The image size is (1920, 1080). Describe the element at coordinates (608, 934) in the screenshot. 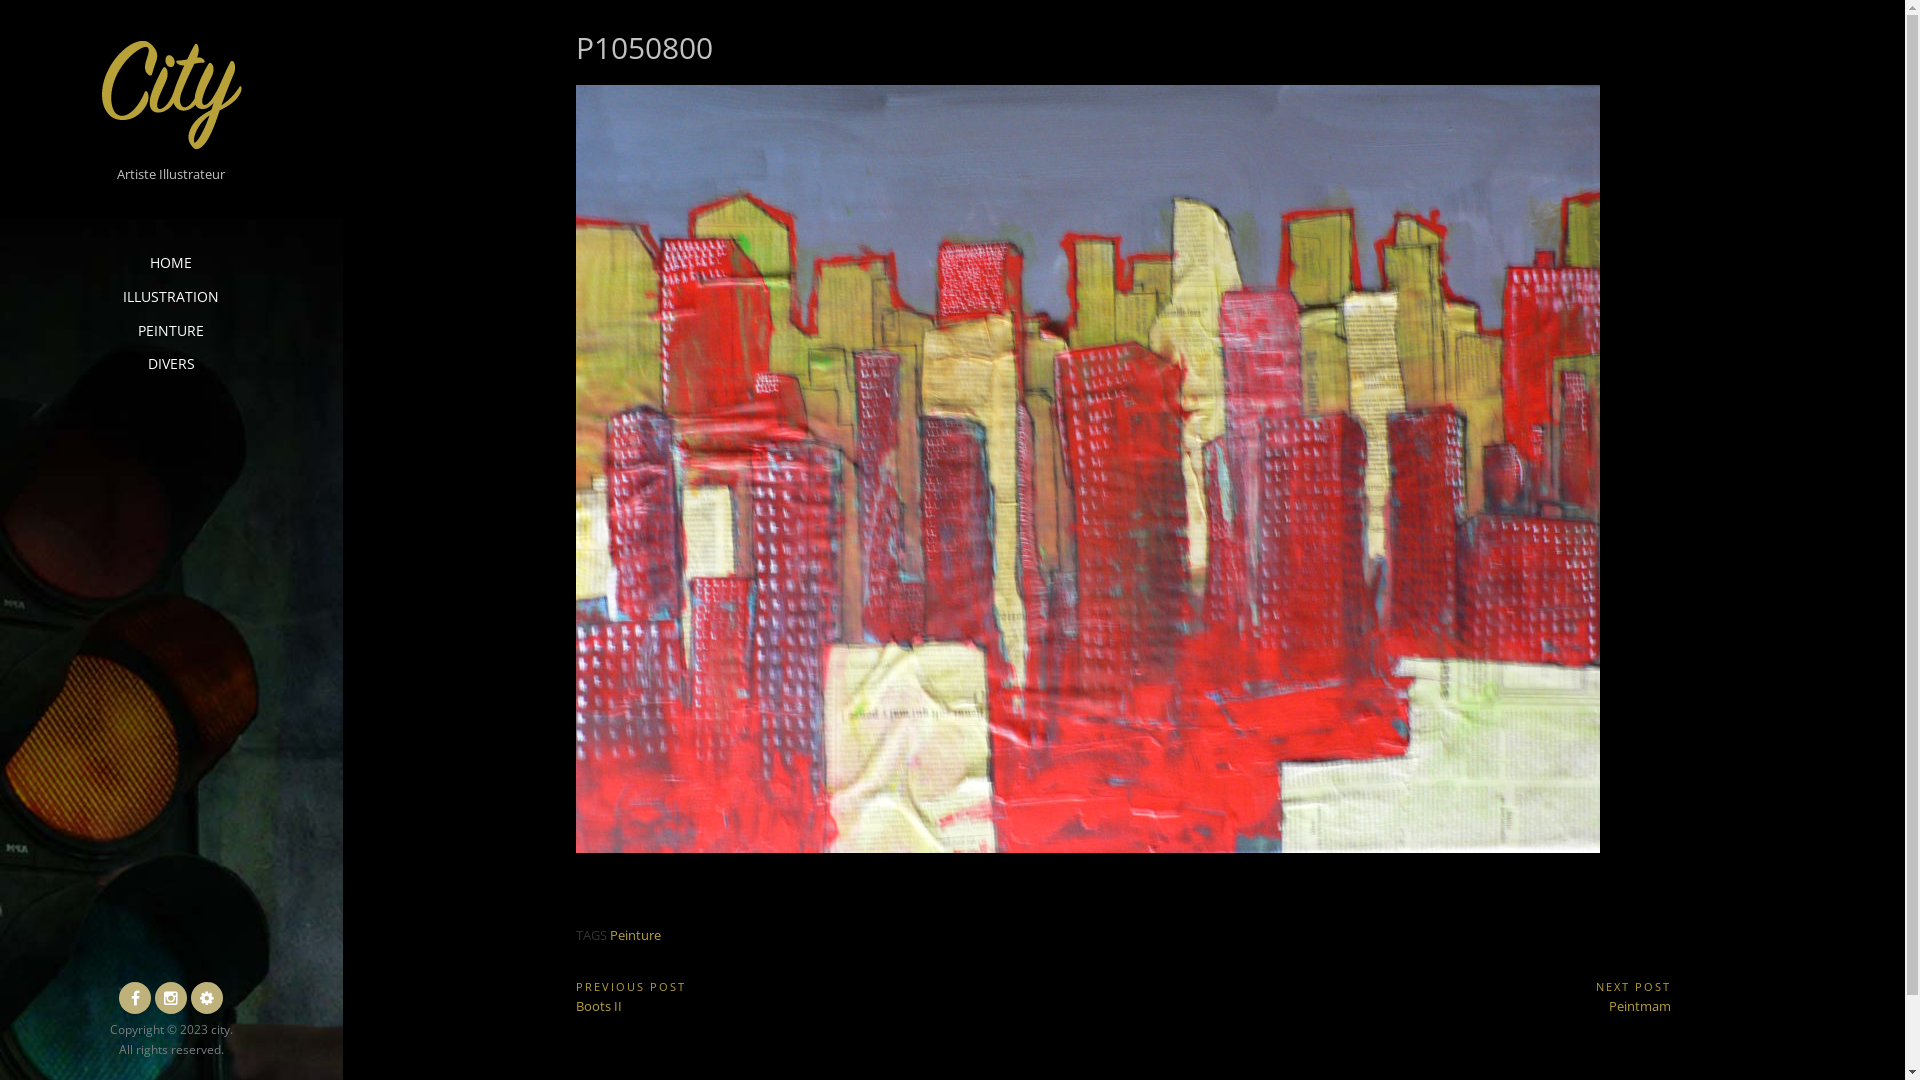

I see `'Peinture'` at that location.